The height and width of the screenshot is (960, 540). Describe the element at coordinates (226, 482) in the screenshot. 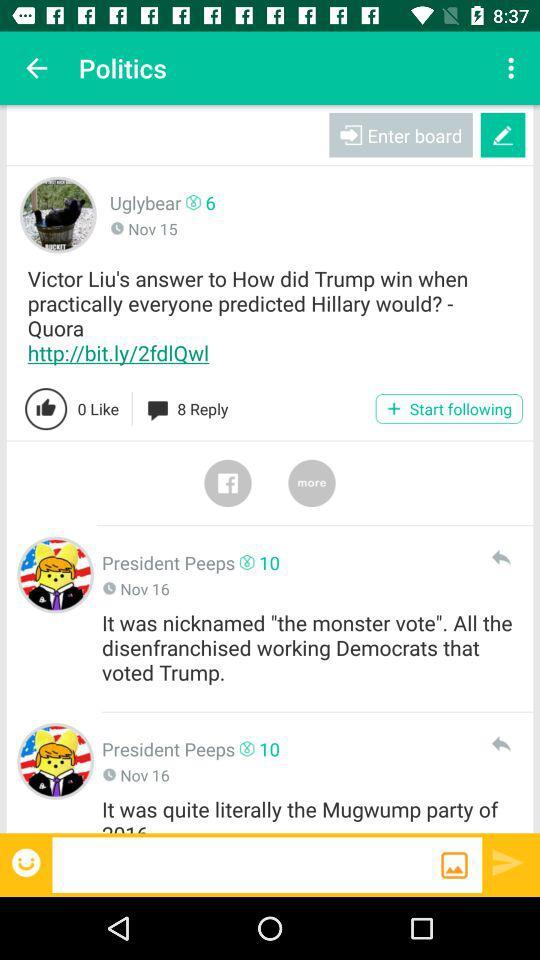

I see `share on facebook` at that location.